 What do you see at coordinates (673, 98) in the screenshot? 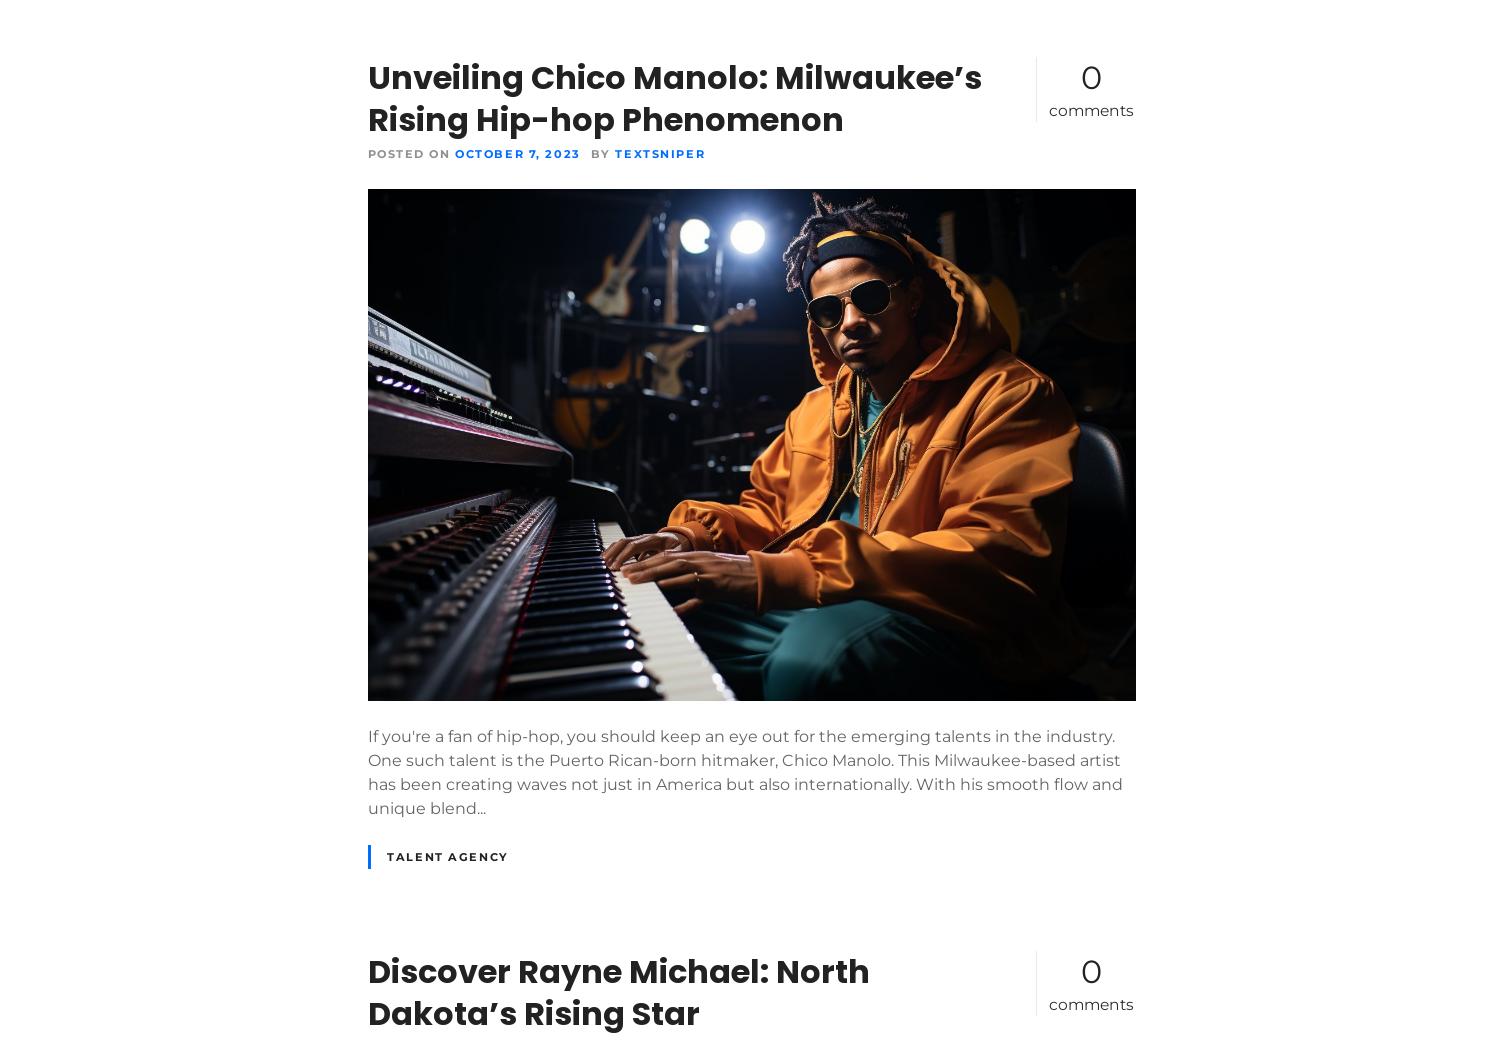
I see `'Unveiling Chico Manolo: Milwaukee’s Rising Hip-hop Phenomenon'` at bounding box center [673, 98].